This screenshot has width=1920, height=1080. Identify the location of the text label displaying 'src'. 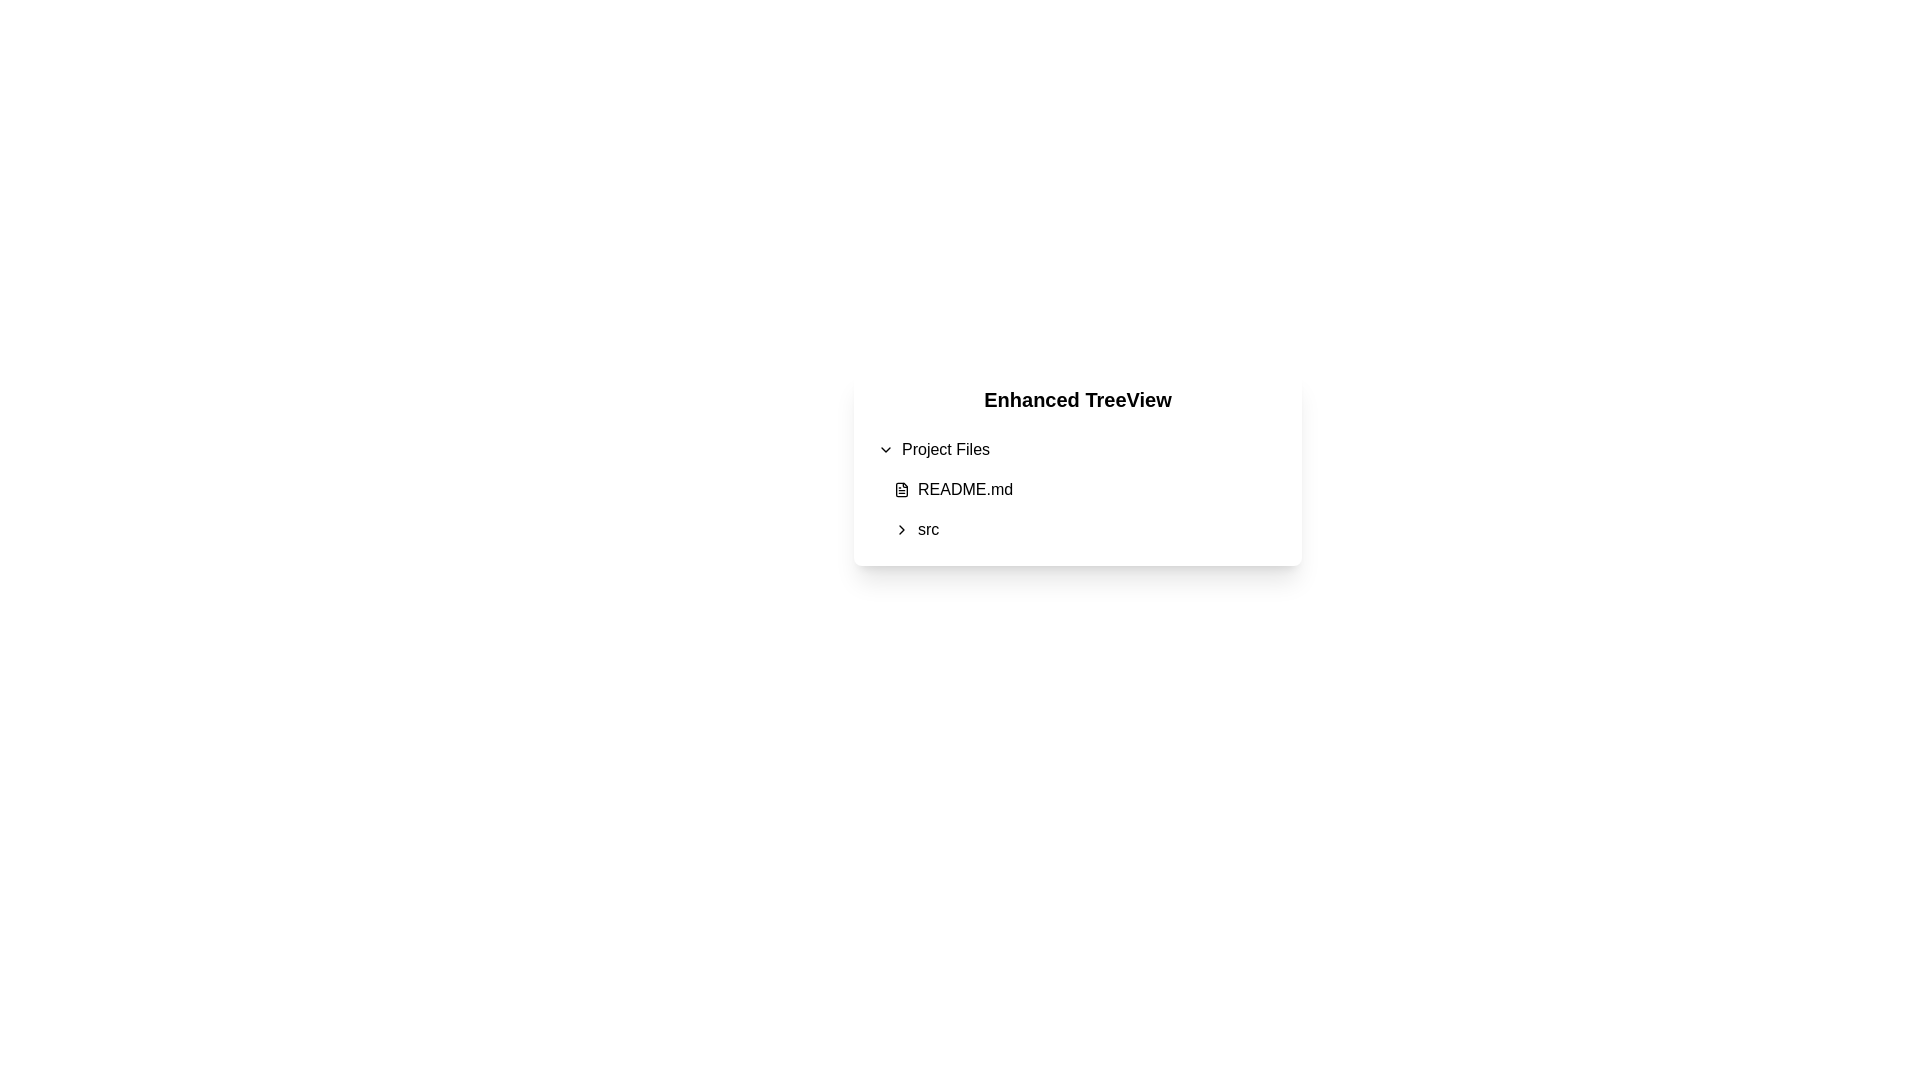
(927, 528).